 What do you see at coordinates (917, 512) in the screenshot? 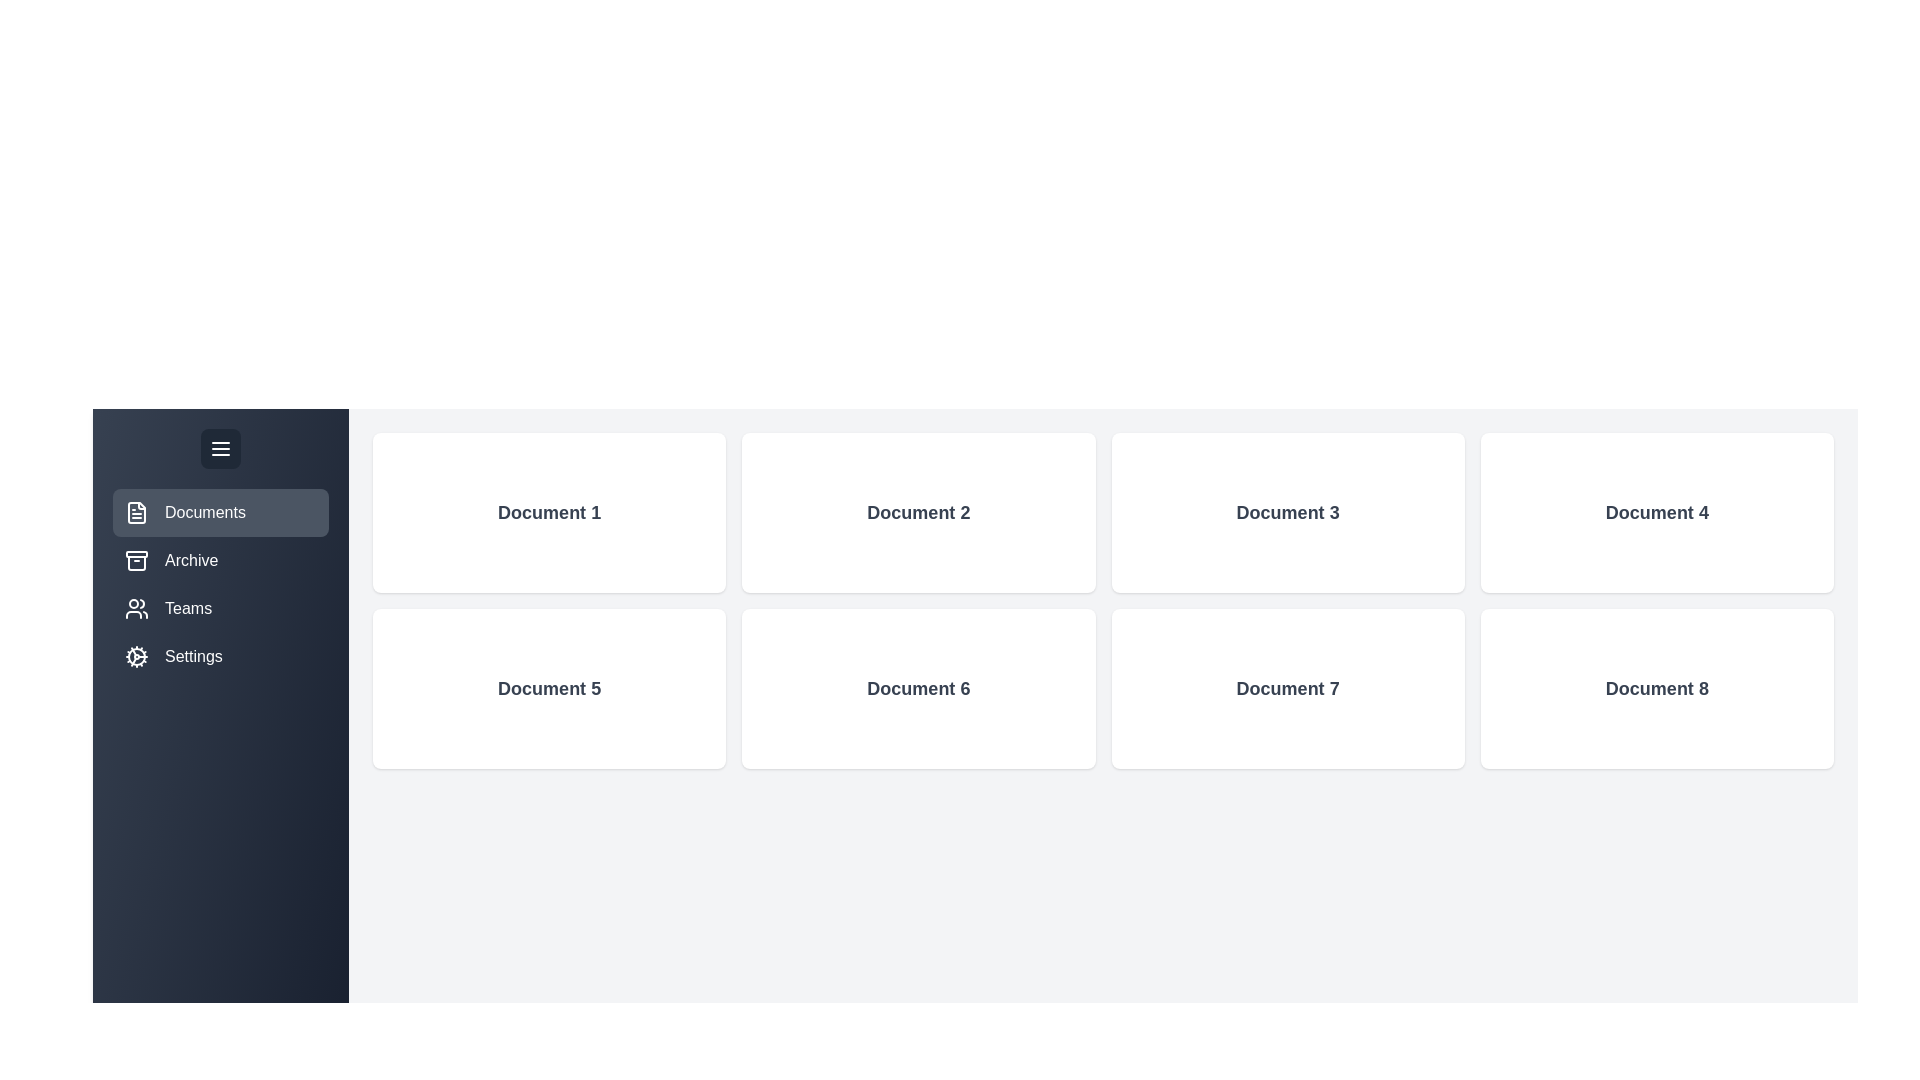
I see `the 'Document 2' card to view its details` at bounding box center [917, 512].